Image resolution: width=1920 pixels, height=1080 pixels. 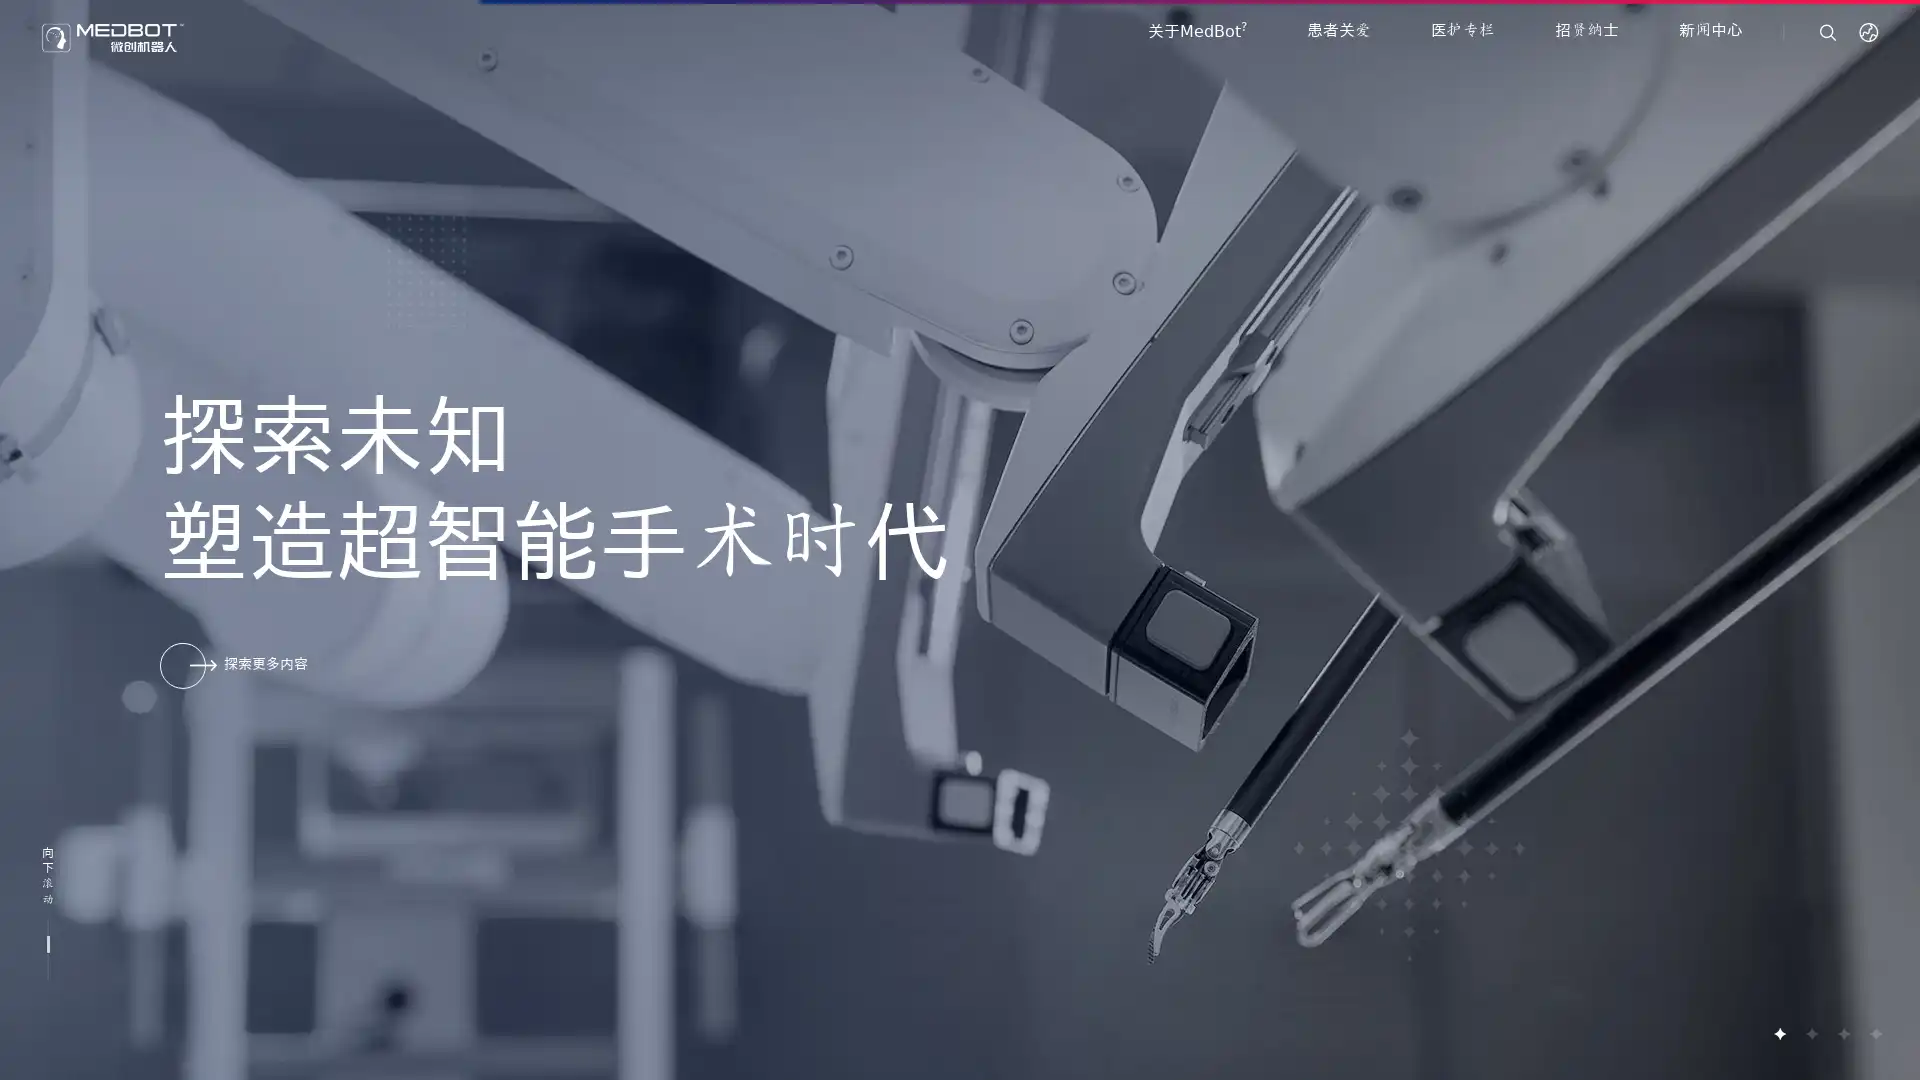 I want to click on Go to slide 4, so click(x=1874, y=1033).